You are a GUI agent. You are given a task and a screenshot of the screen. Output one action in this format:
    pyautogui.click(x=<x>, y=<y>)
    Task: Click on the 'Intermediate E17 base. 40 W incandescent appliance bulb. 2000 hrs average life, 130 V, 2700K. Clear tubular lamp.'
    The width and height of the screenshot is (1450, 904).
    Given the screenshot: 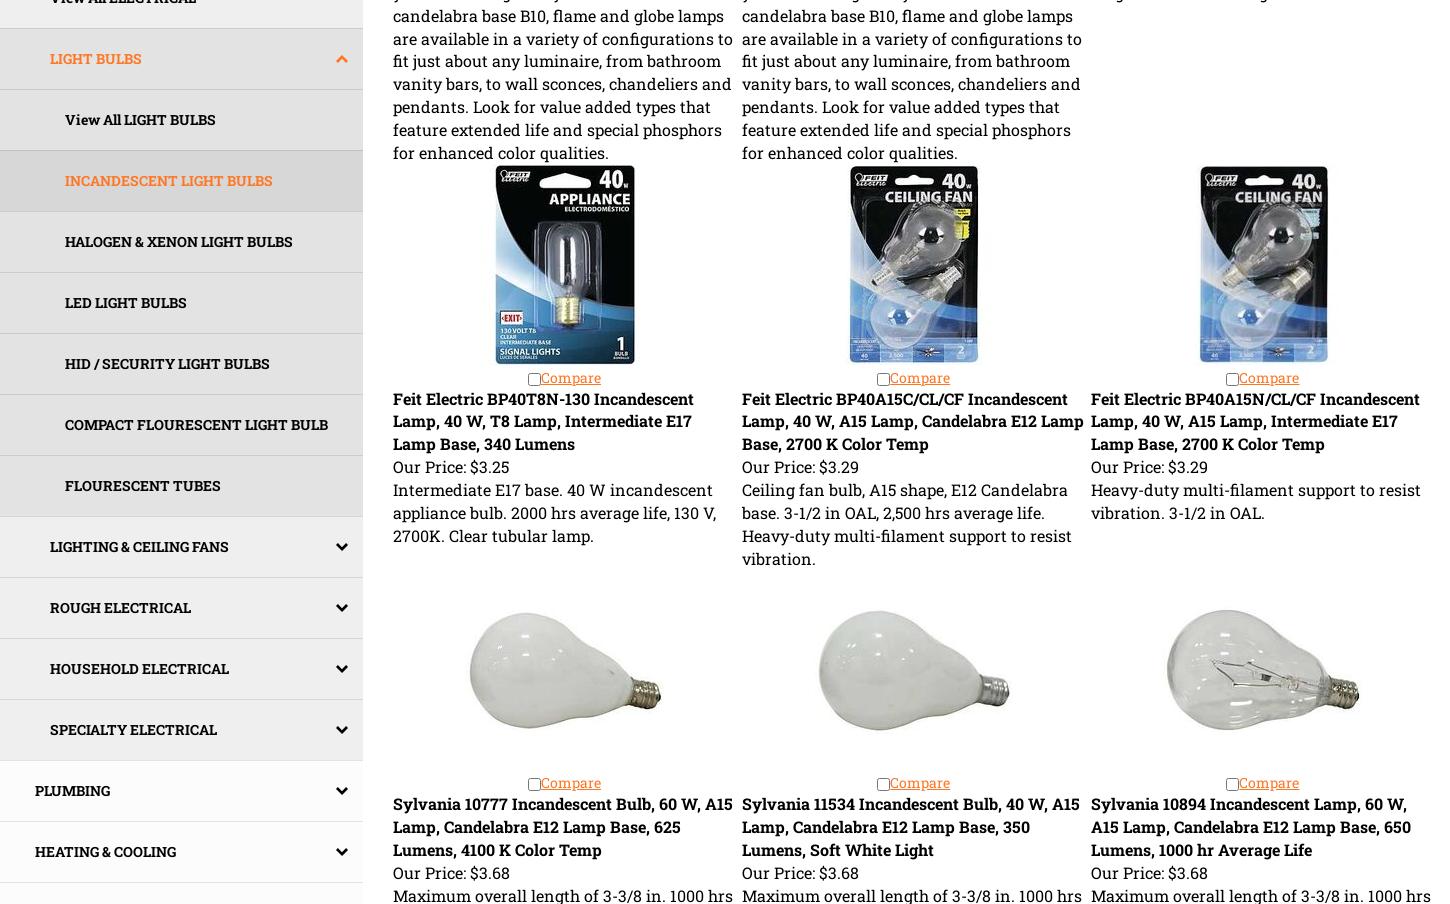 What is the action you would take?
    pyautogui.click(x=553, y=511)
    